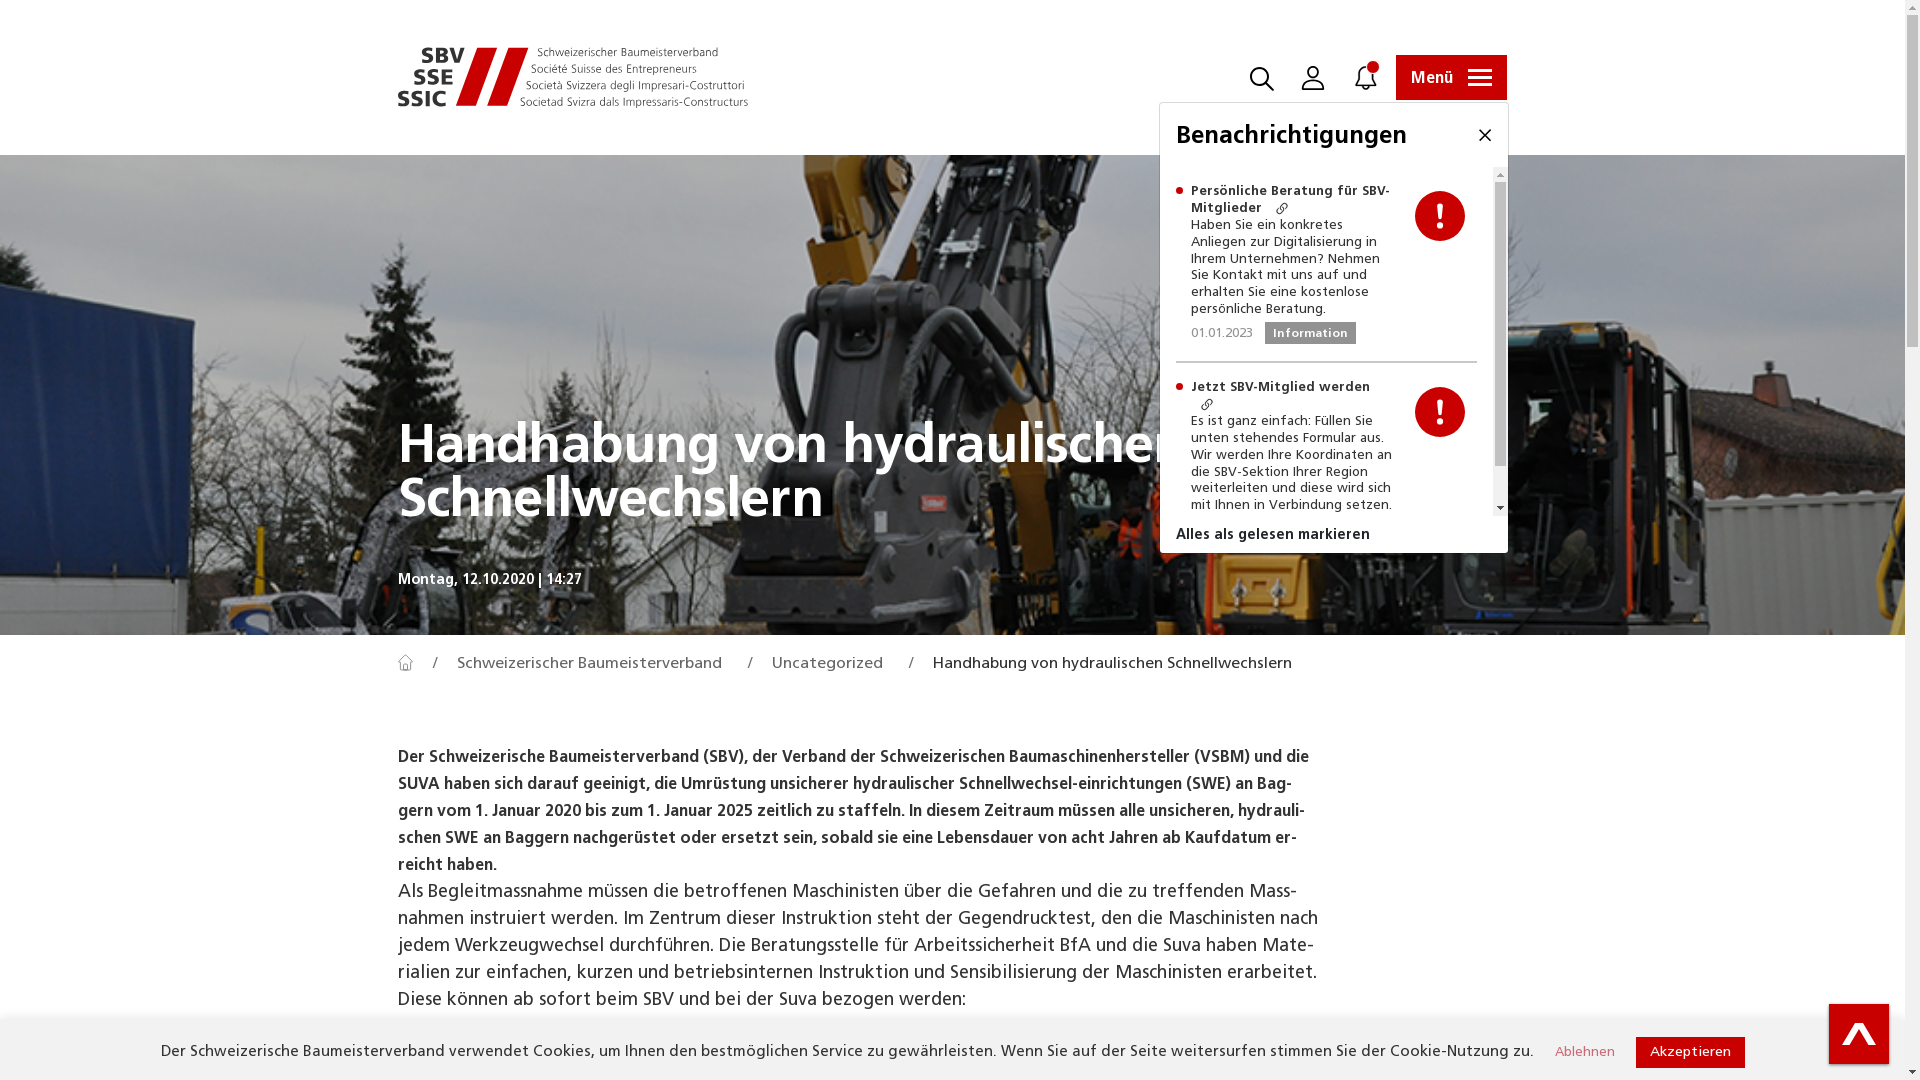 This screenshot has height=1080, width=1920. Describe the element at coordinates (1334, 533) in the screenshot. I see `'Alles als gelesen markieren'` at that location.